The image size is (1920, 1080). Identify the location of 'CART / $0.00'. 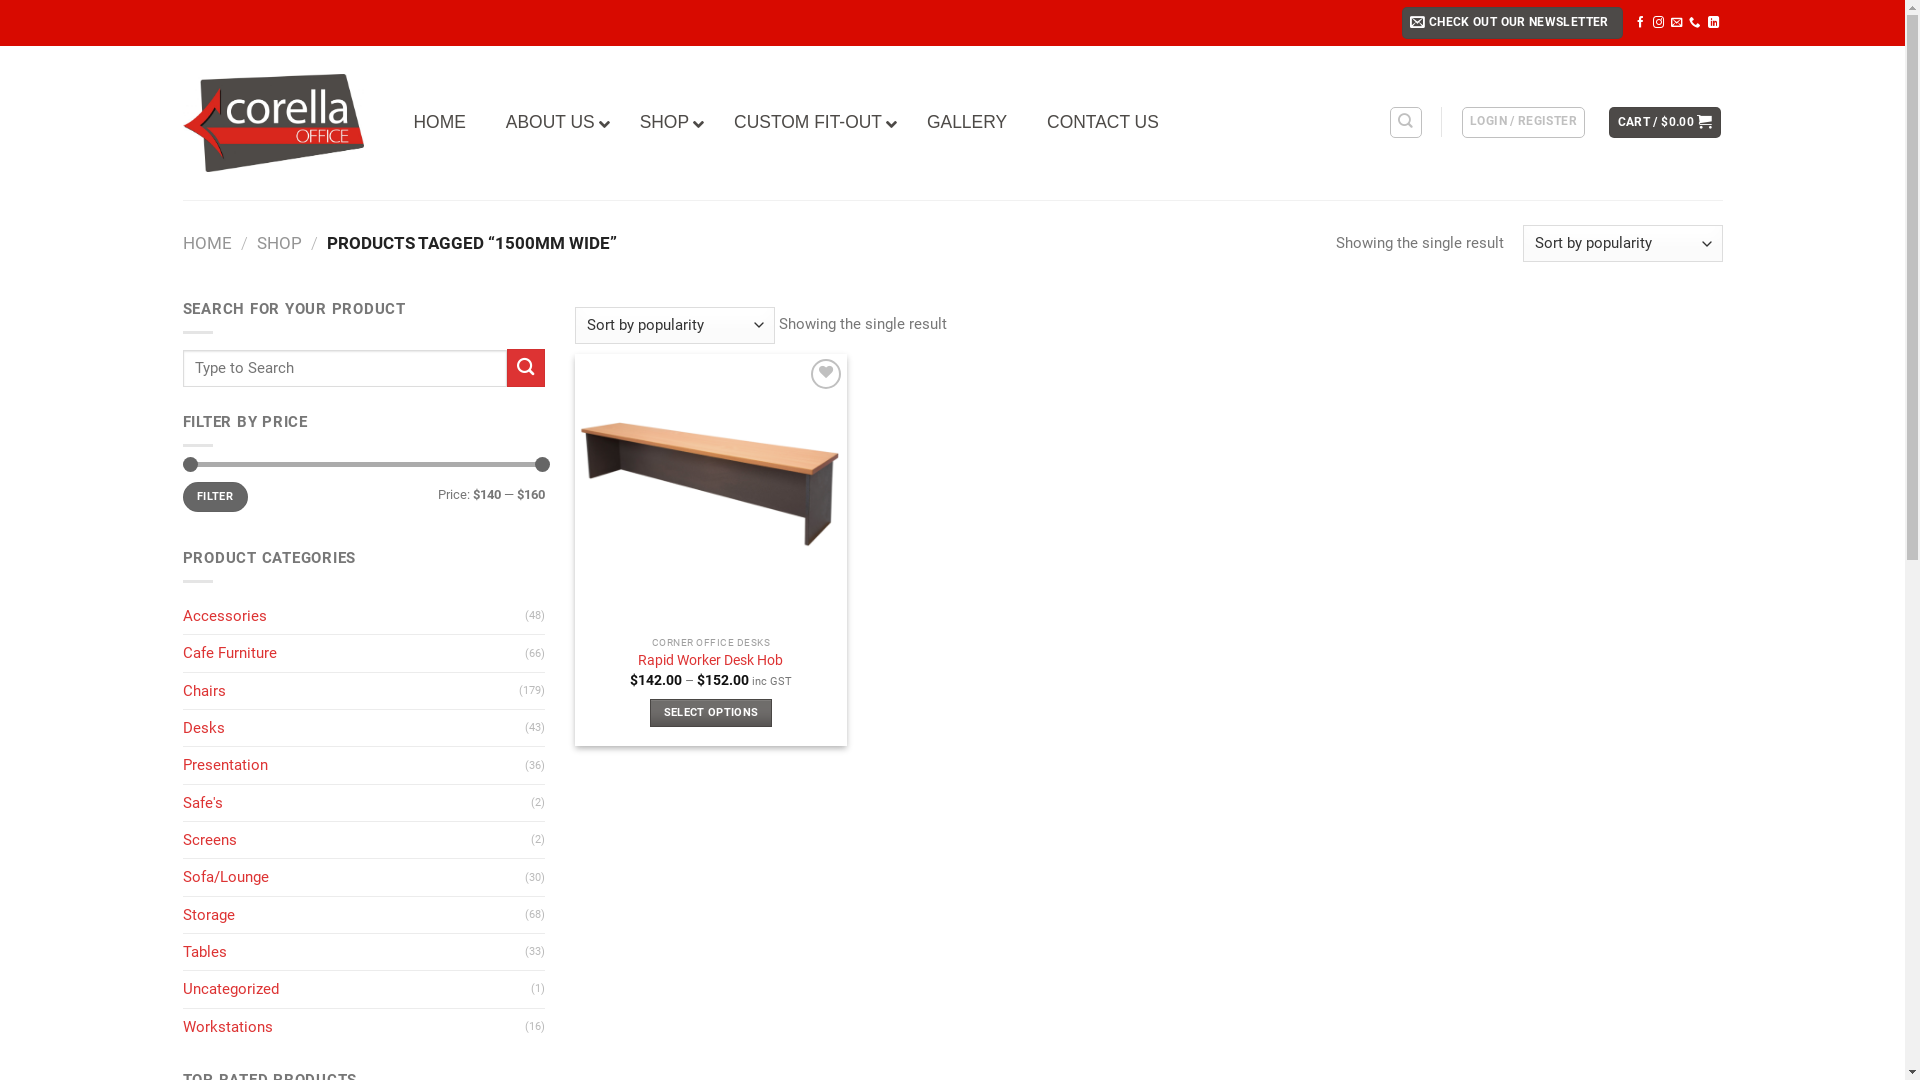
(1665, 122).